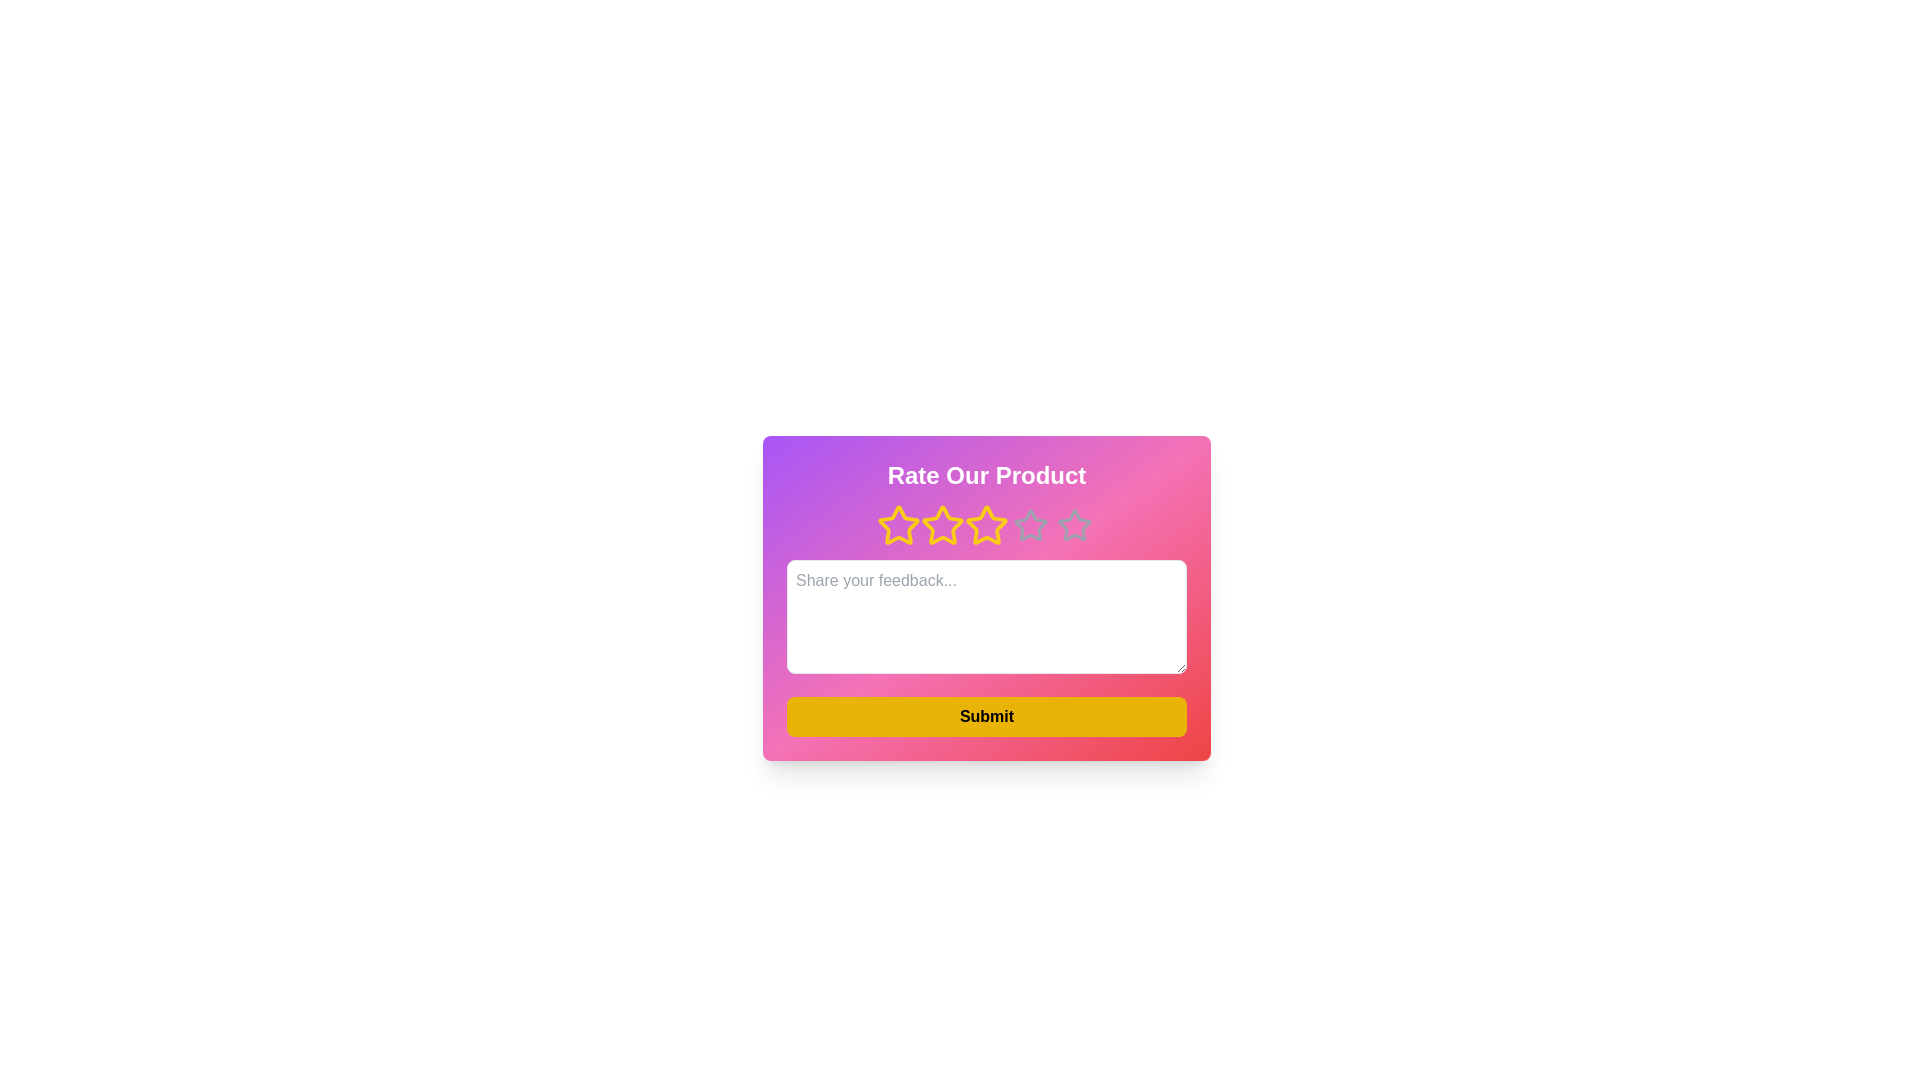 This screenshot has height=1080, width=1920. Describe the element at coordinates (987, 524) in the screenshot. I see `the fourth star icon in the rating section` at that location.